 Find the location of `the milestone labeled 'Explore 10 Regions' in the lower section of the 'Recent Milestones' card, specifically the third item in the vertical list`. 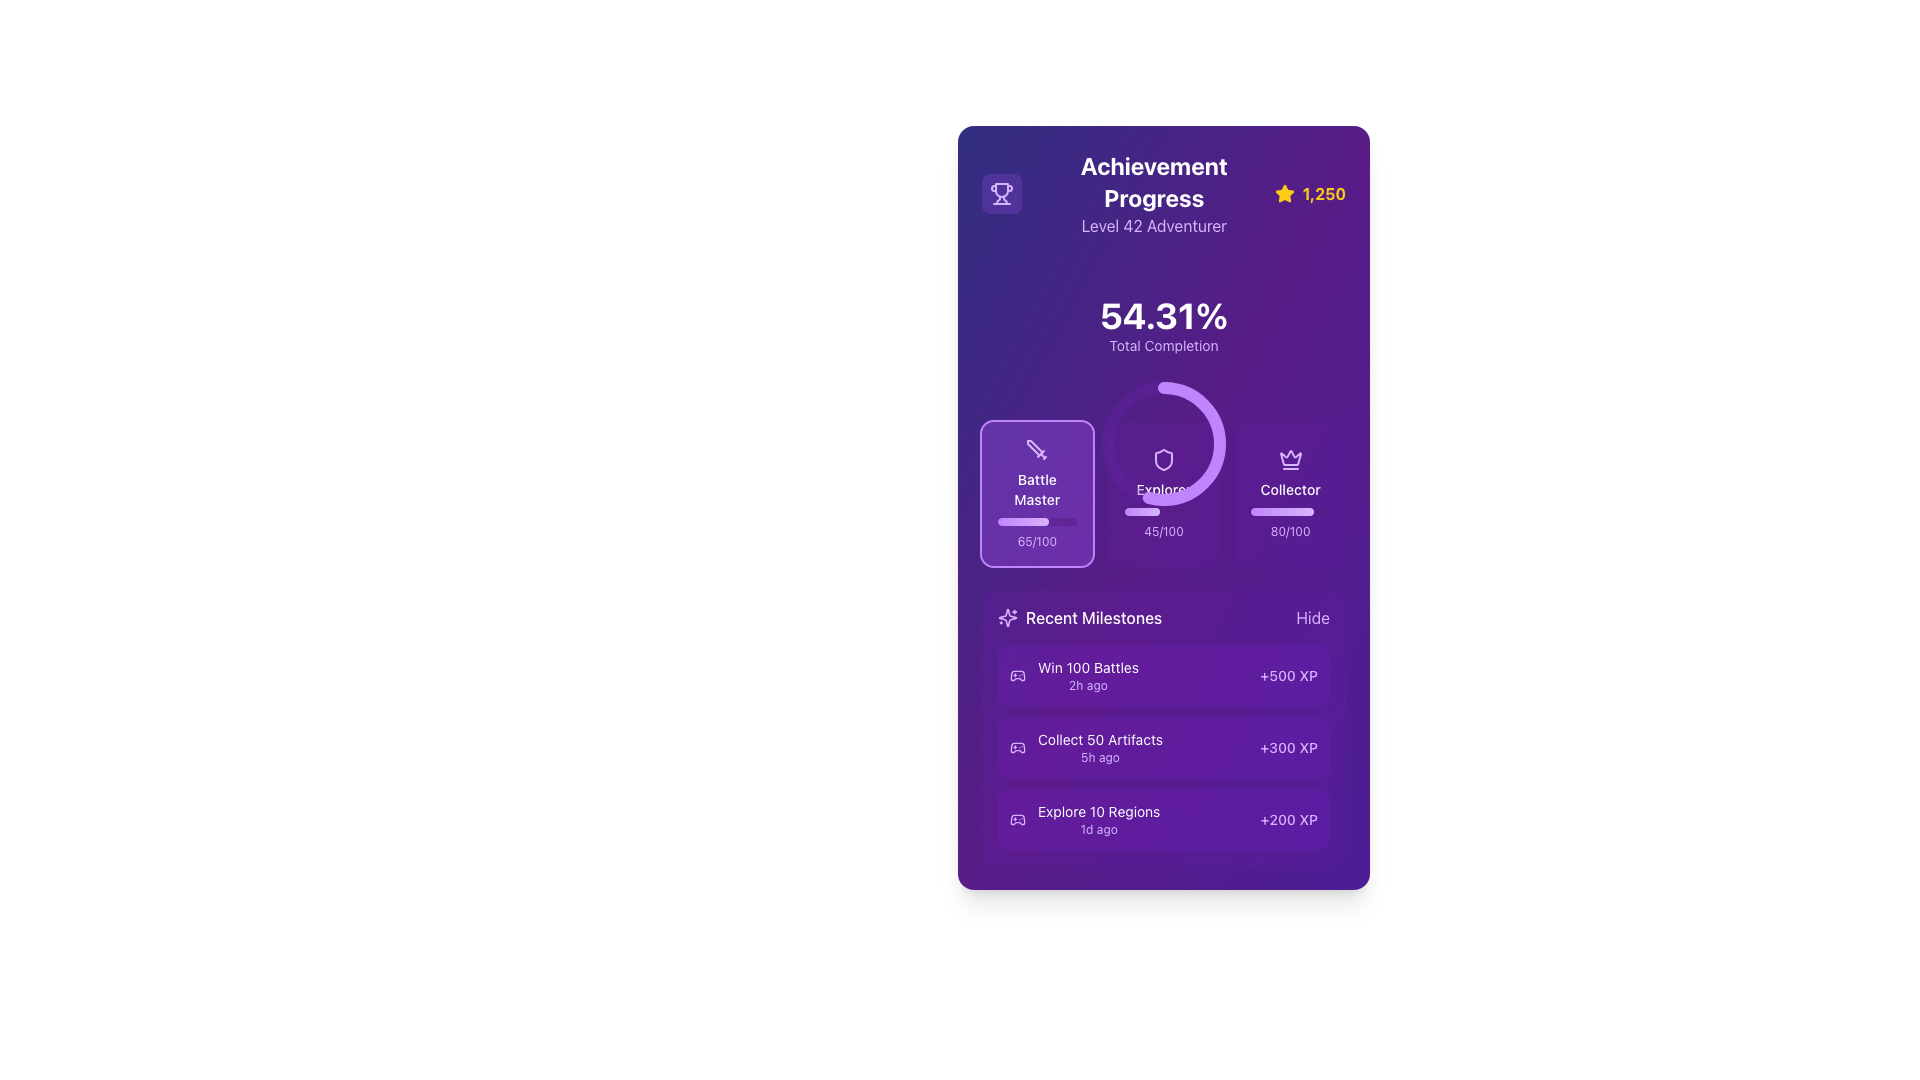

the milestone labeled 'Explore 10 Regions' in the lower section of the 'Recent Milestones' card, specifically the third item in the vertical list is located at coordinates (1084, 820).